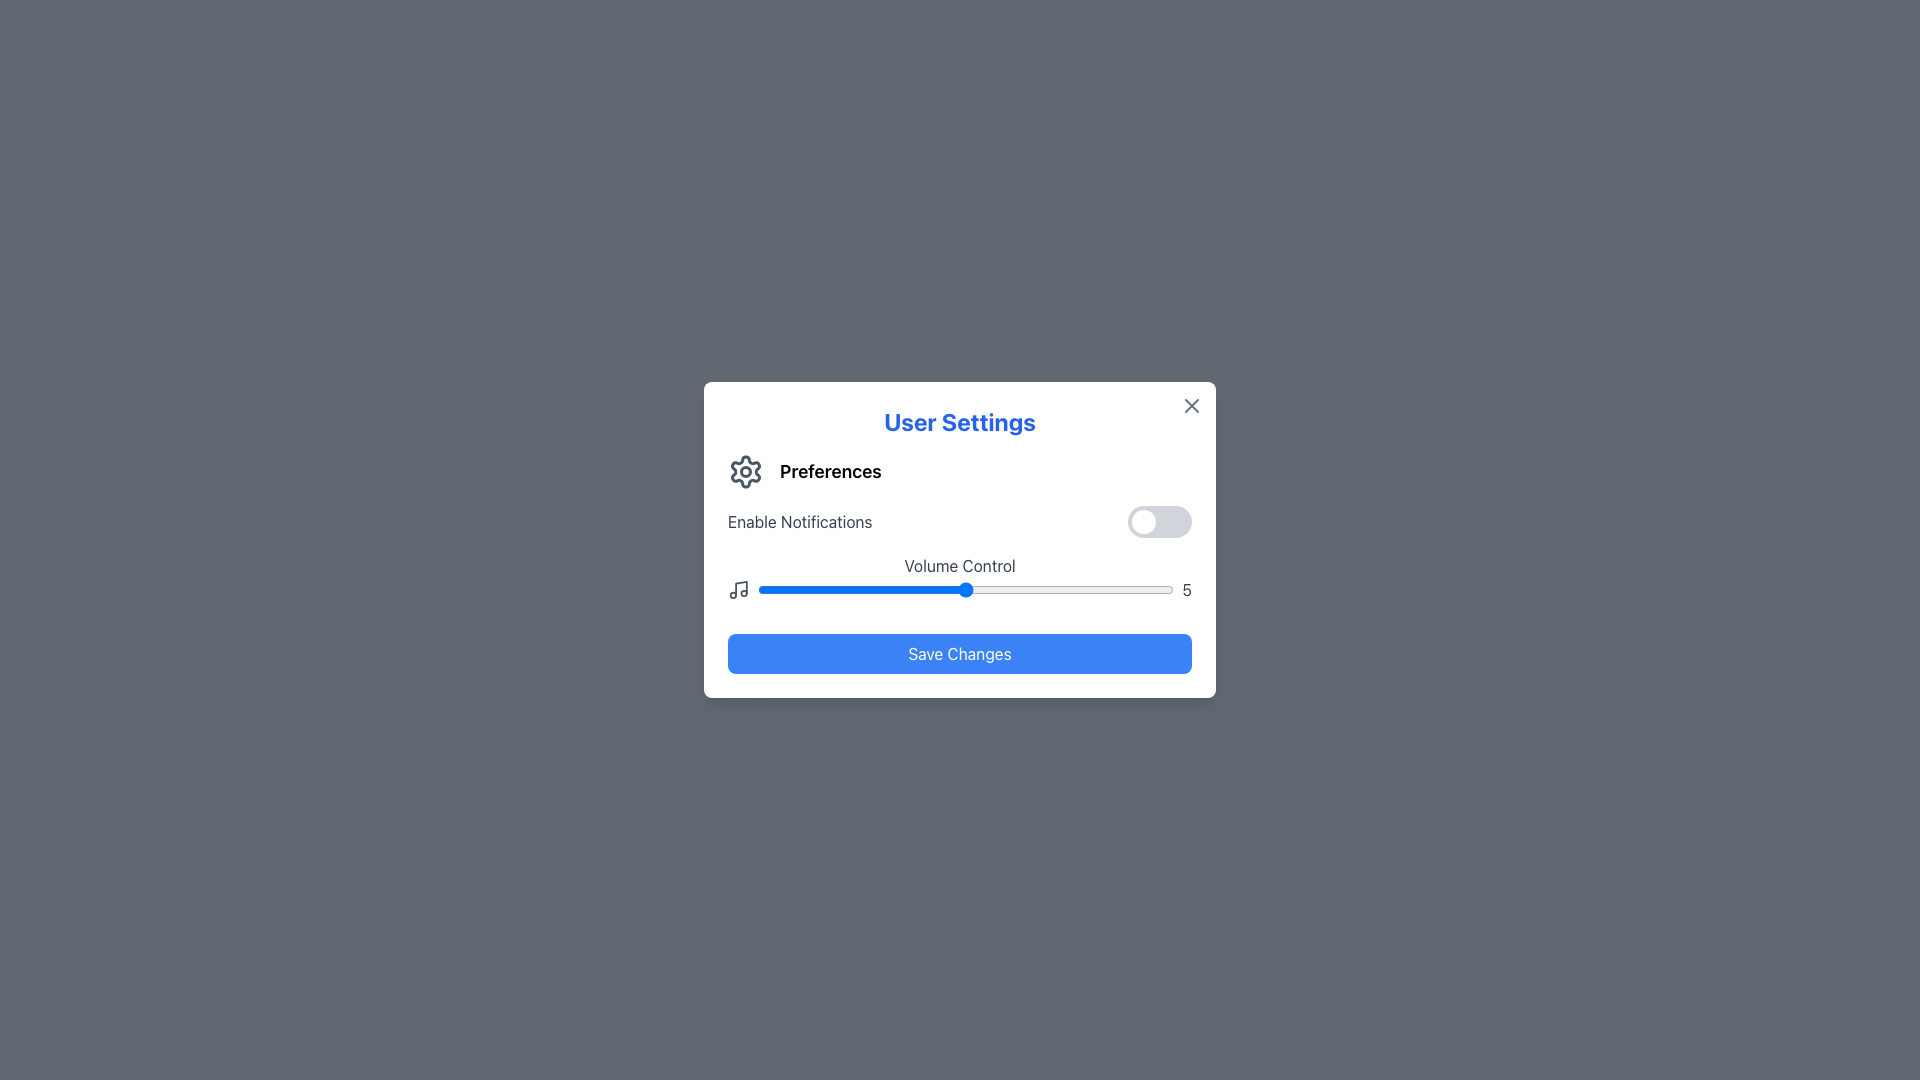  What do you see at coordinates (1191, 405) in the screenshot?
I see `the small grey 'X' button located in the top-right corner of the modal dialog box to change its color` at bounding box center [1191, 405].